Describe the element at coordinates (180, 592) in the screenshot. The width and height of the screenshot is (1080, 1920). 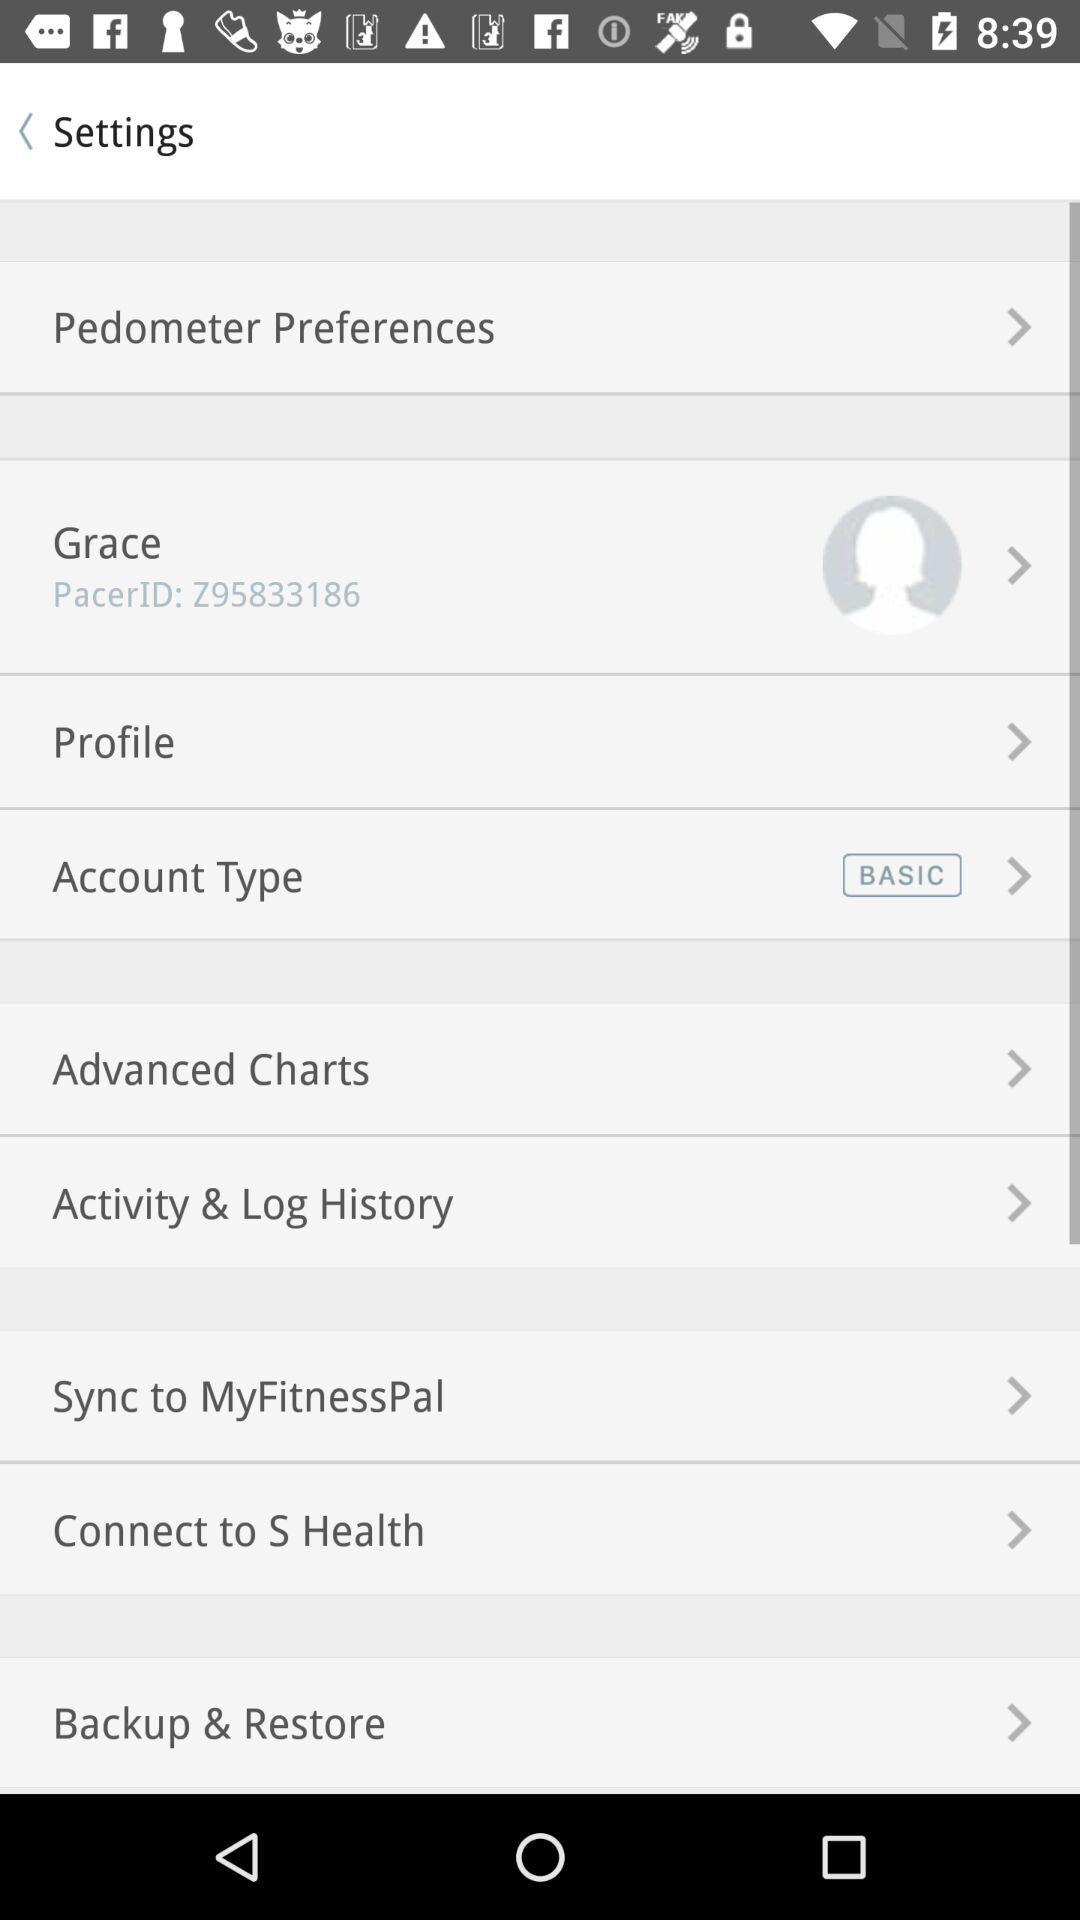
I see `the pacerid: z95833186` at that location.